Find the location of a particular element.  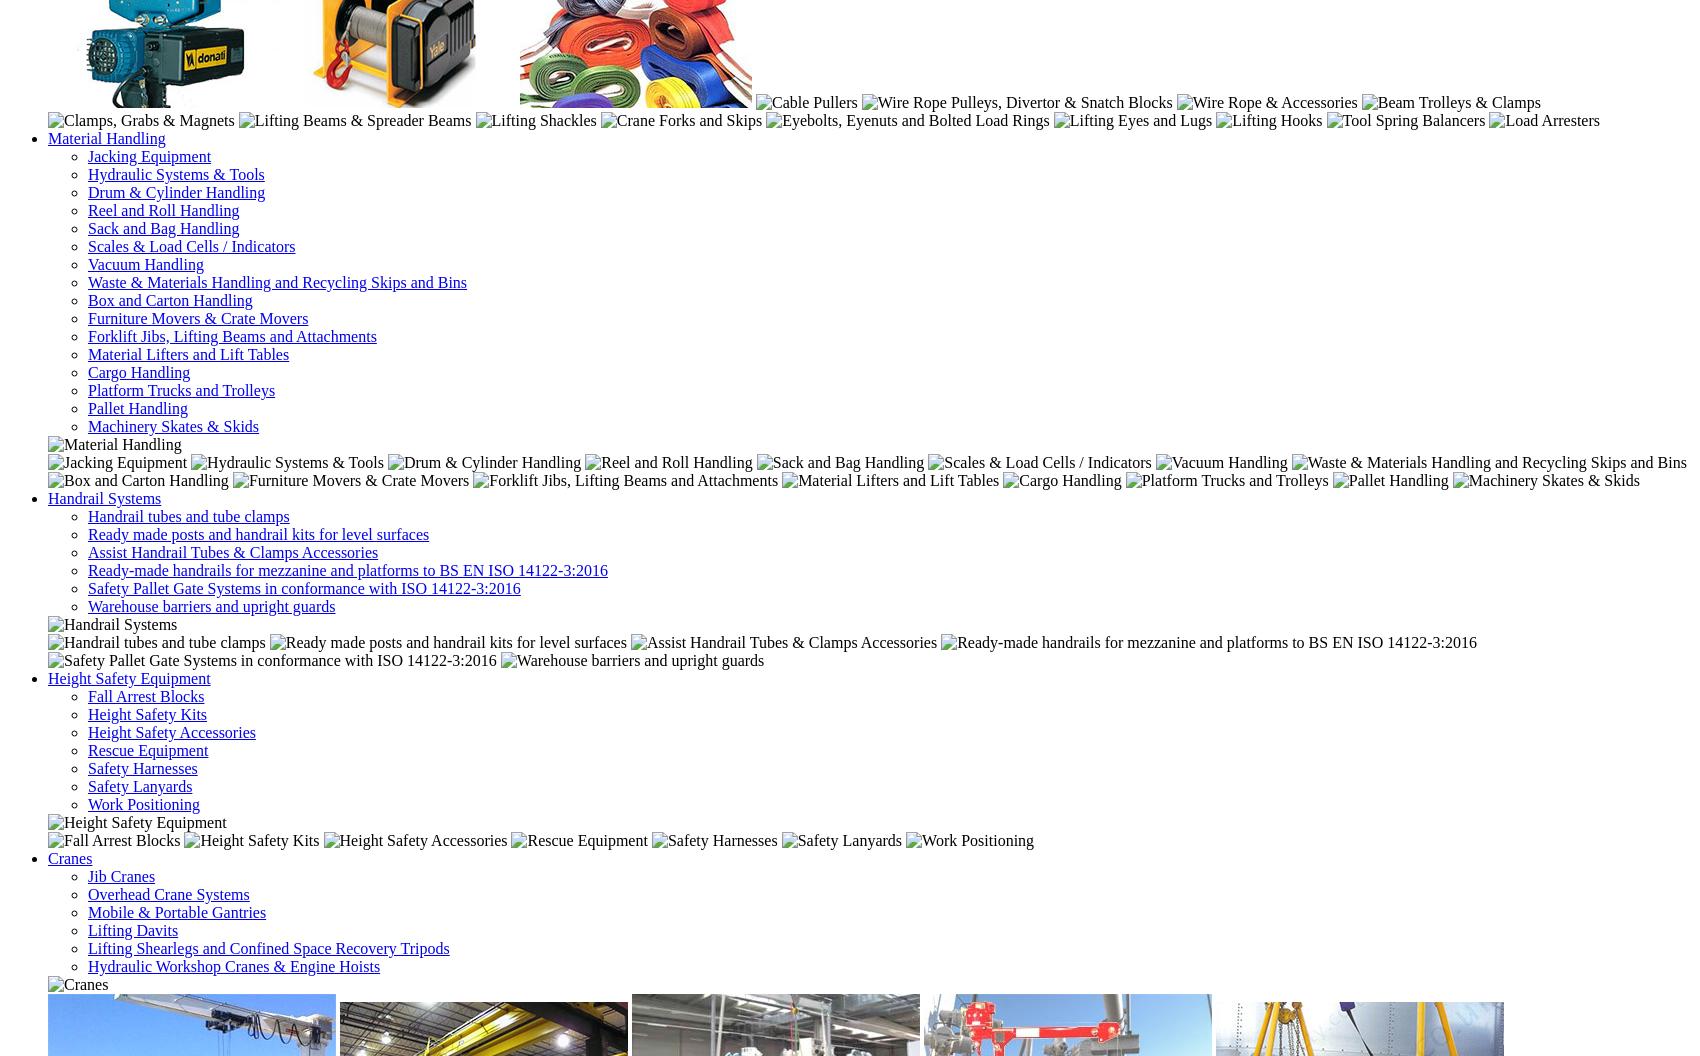

'Handrail Systems' is located at coordinates (104, 496).